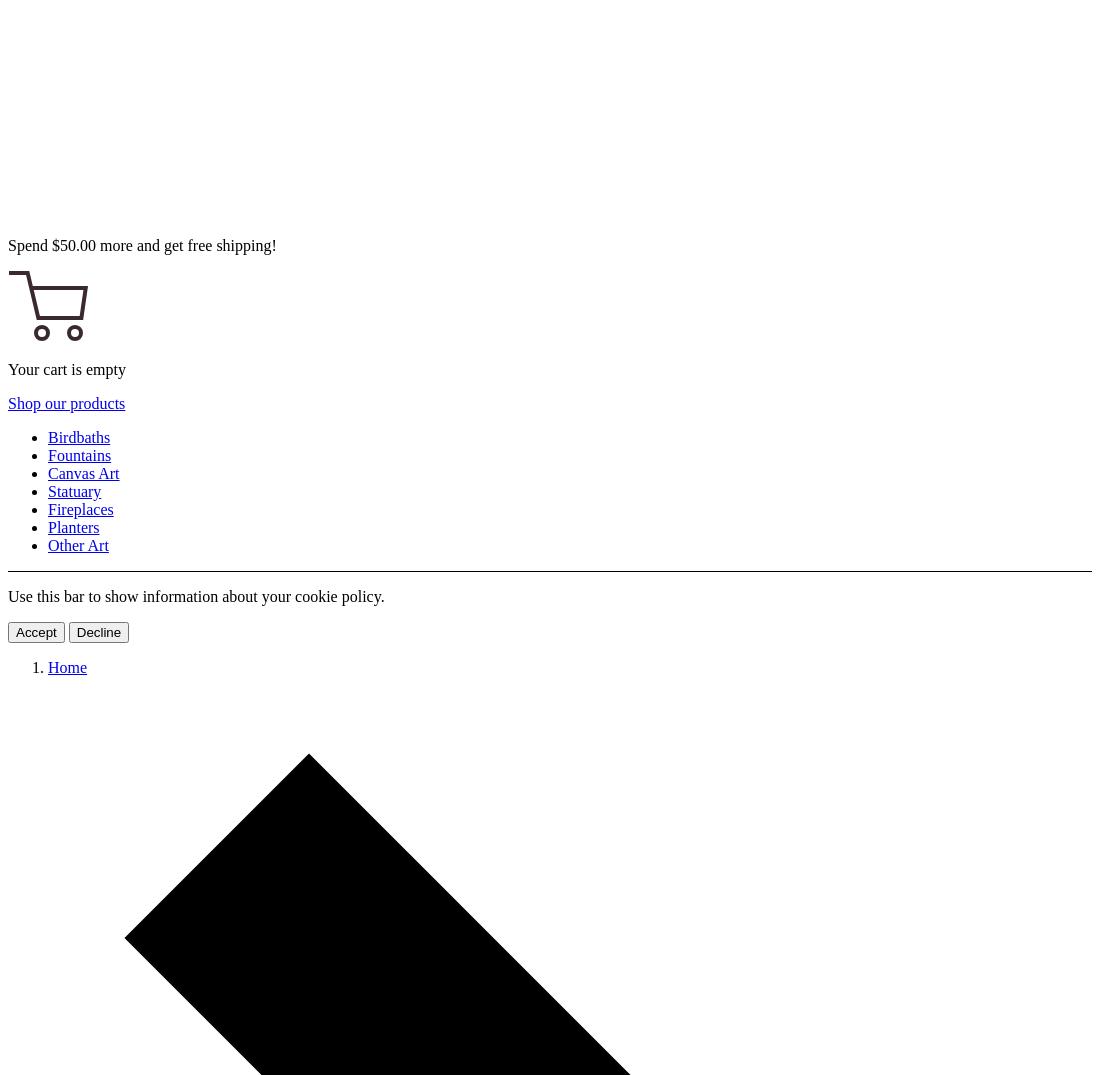  I want to click on '$50.00', so click(74, 245).